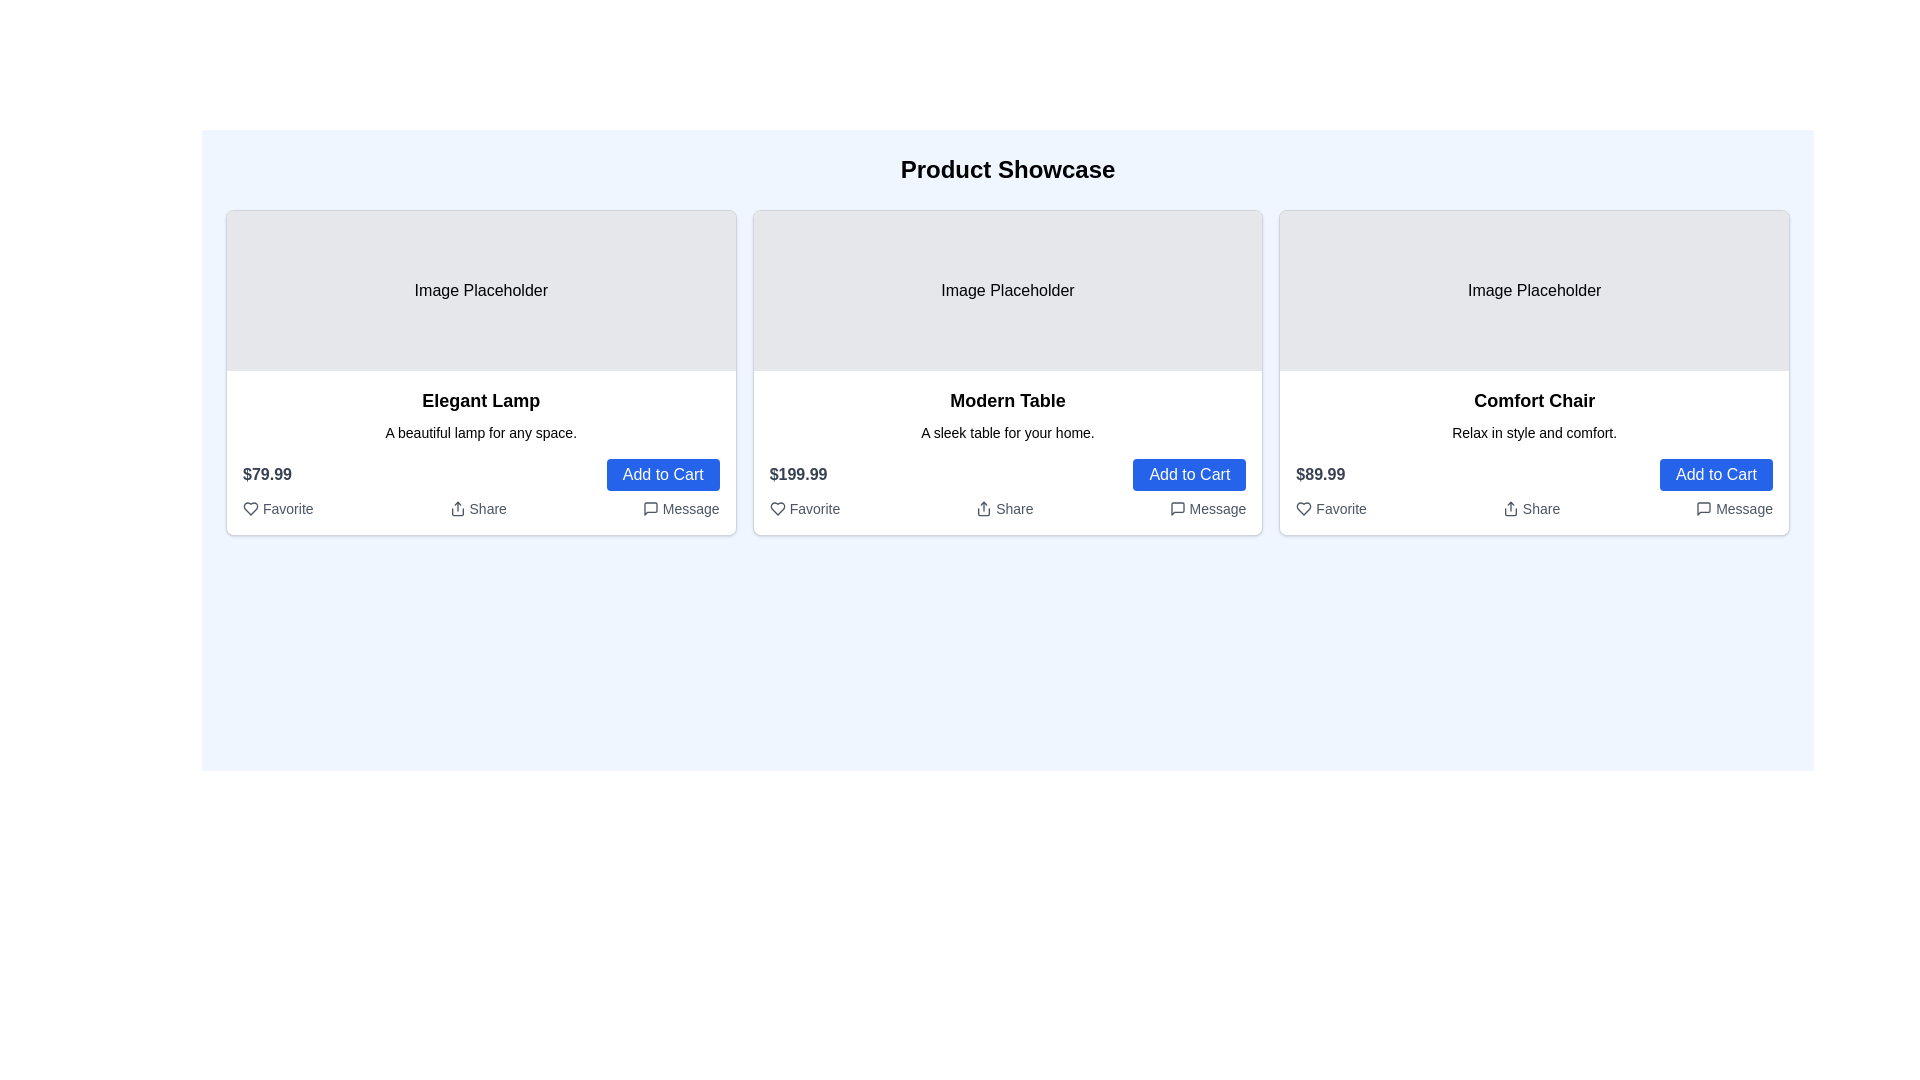  I want to click on the 'Image Placeholder' label, which is styled in a standard black font on a light gray background and is centrally located within the top section of the first card, so click(481, 290).